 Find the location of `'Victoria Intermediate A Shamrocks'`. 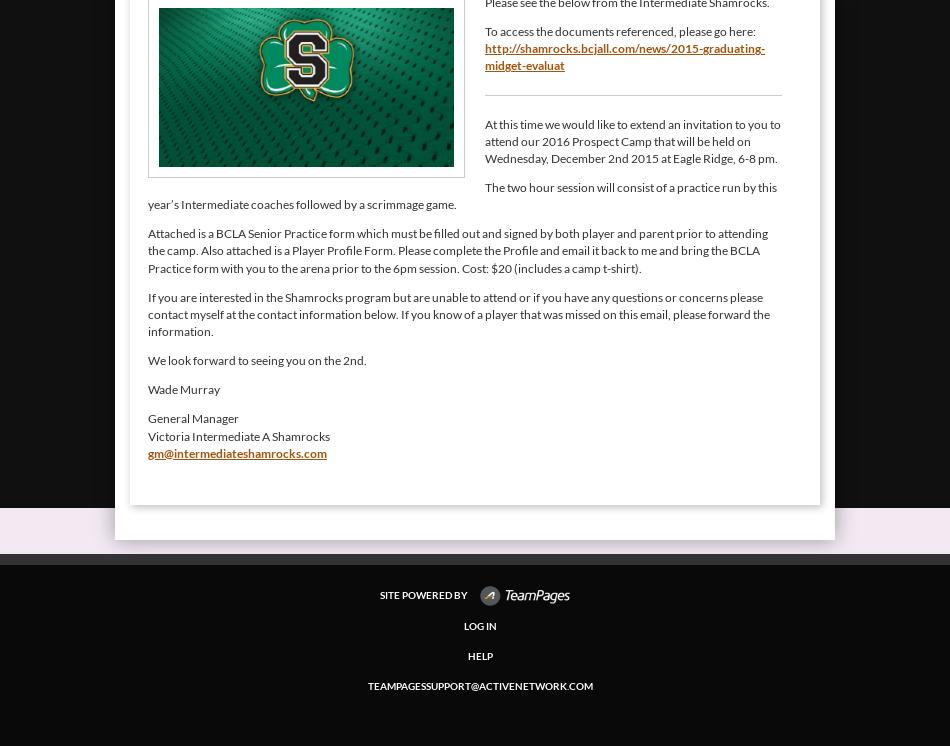

'Victoria Intermediate A Shamrocks' is located at coordinates (238, 434).